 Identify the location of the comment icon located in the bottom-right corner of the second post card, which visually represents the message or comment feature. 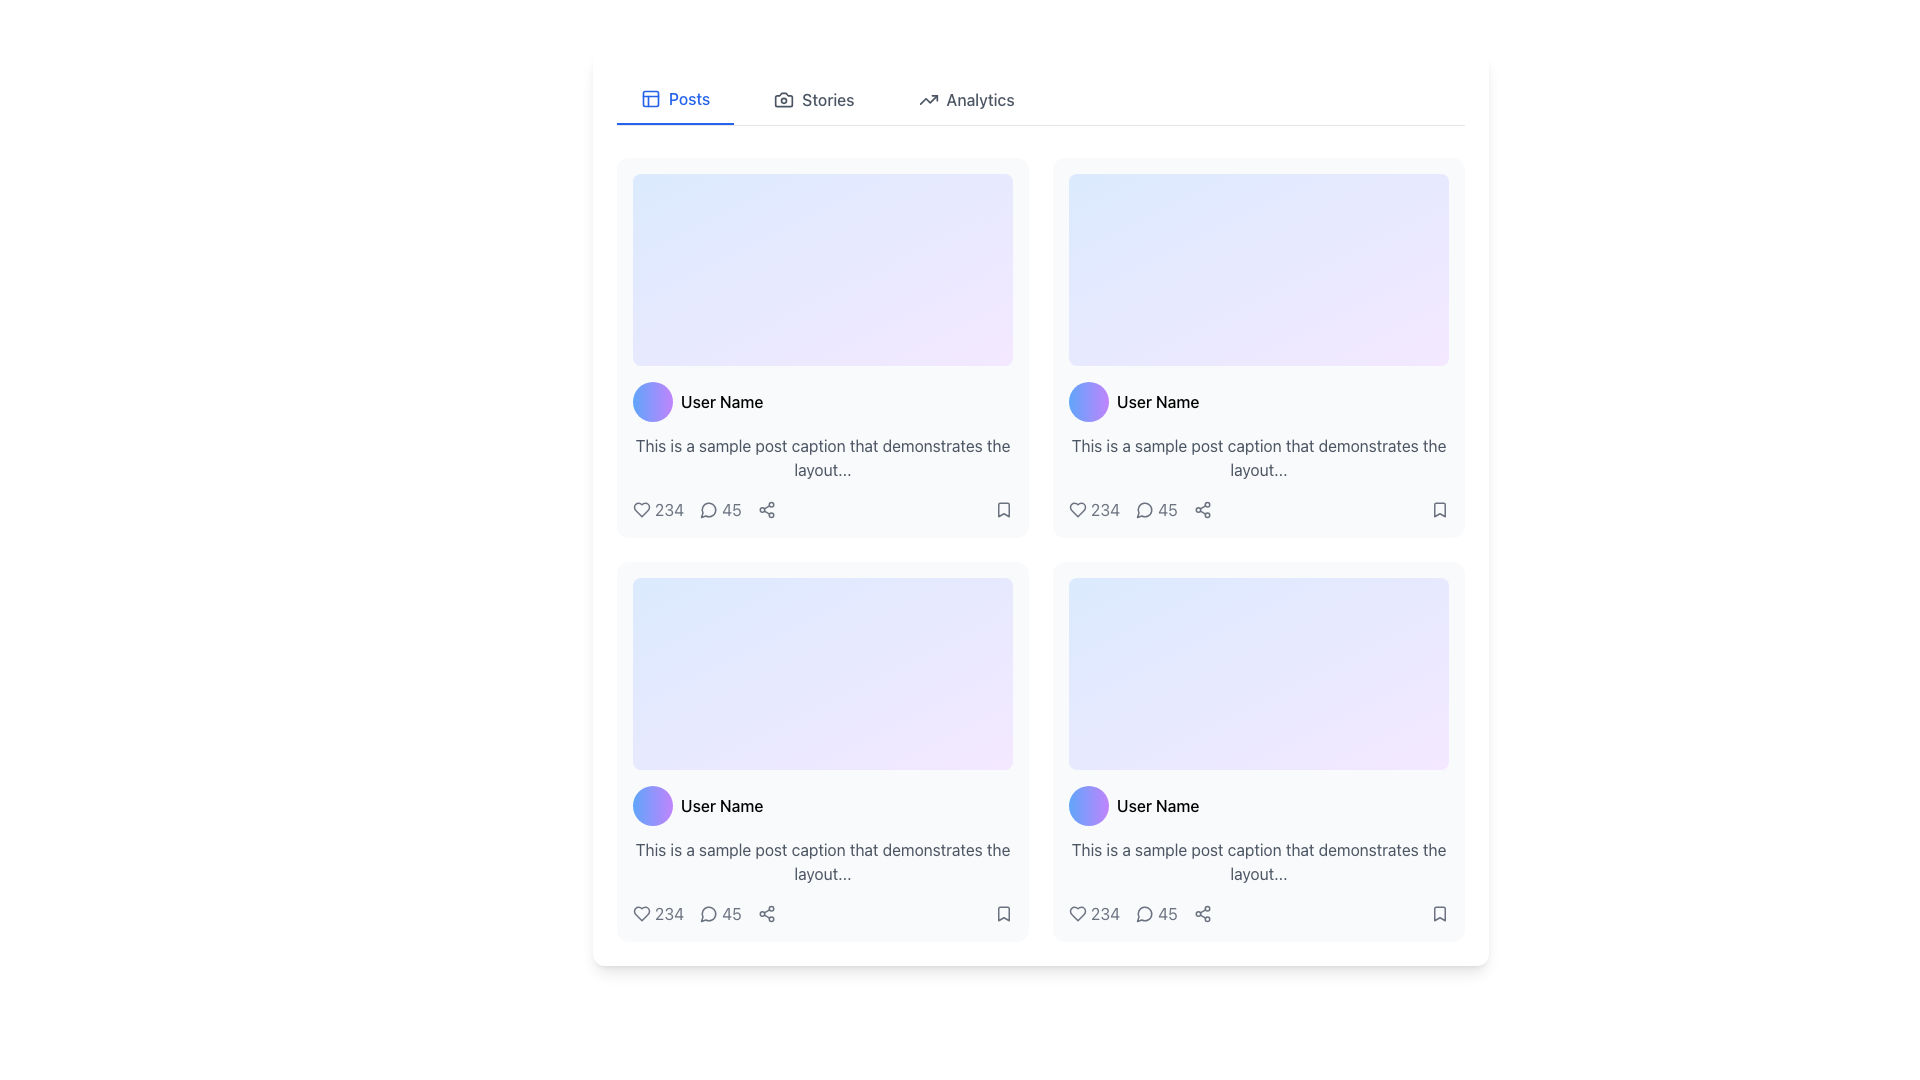
(1144, 914).